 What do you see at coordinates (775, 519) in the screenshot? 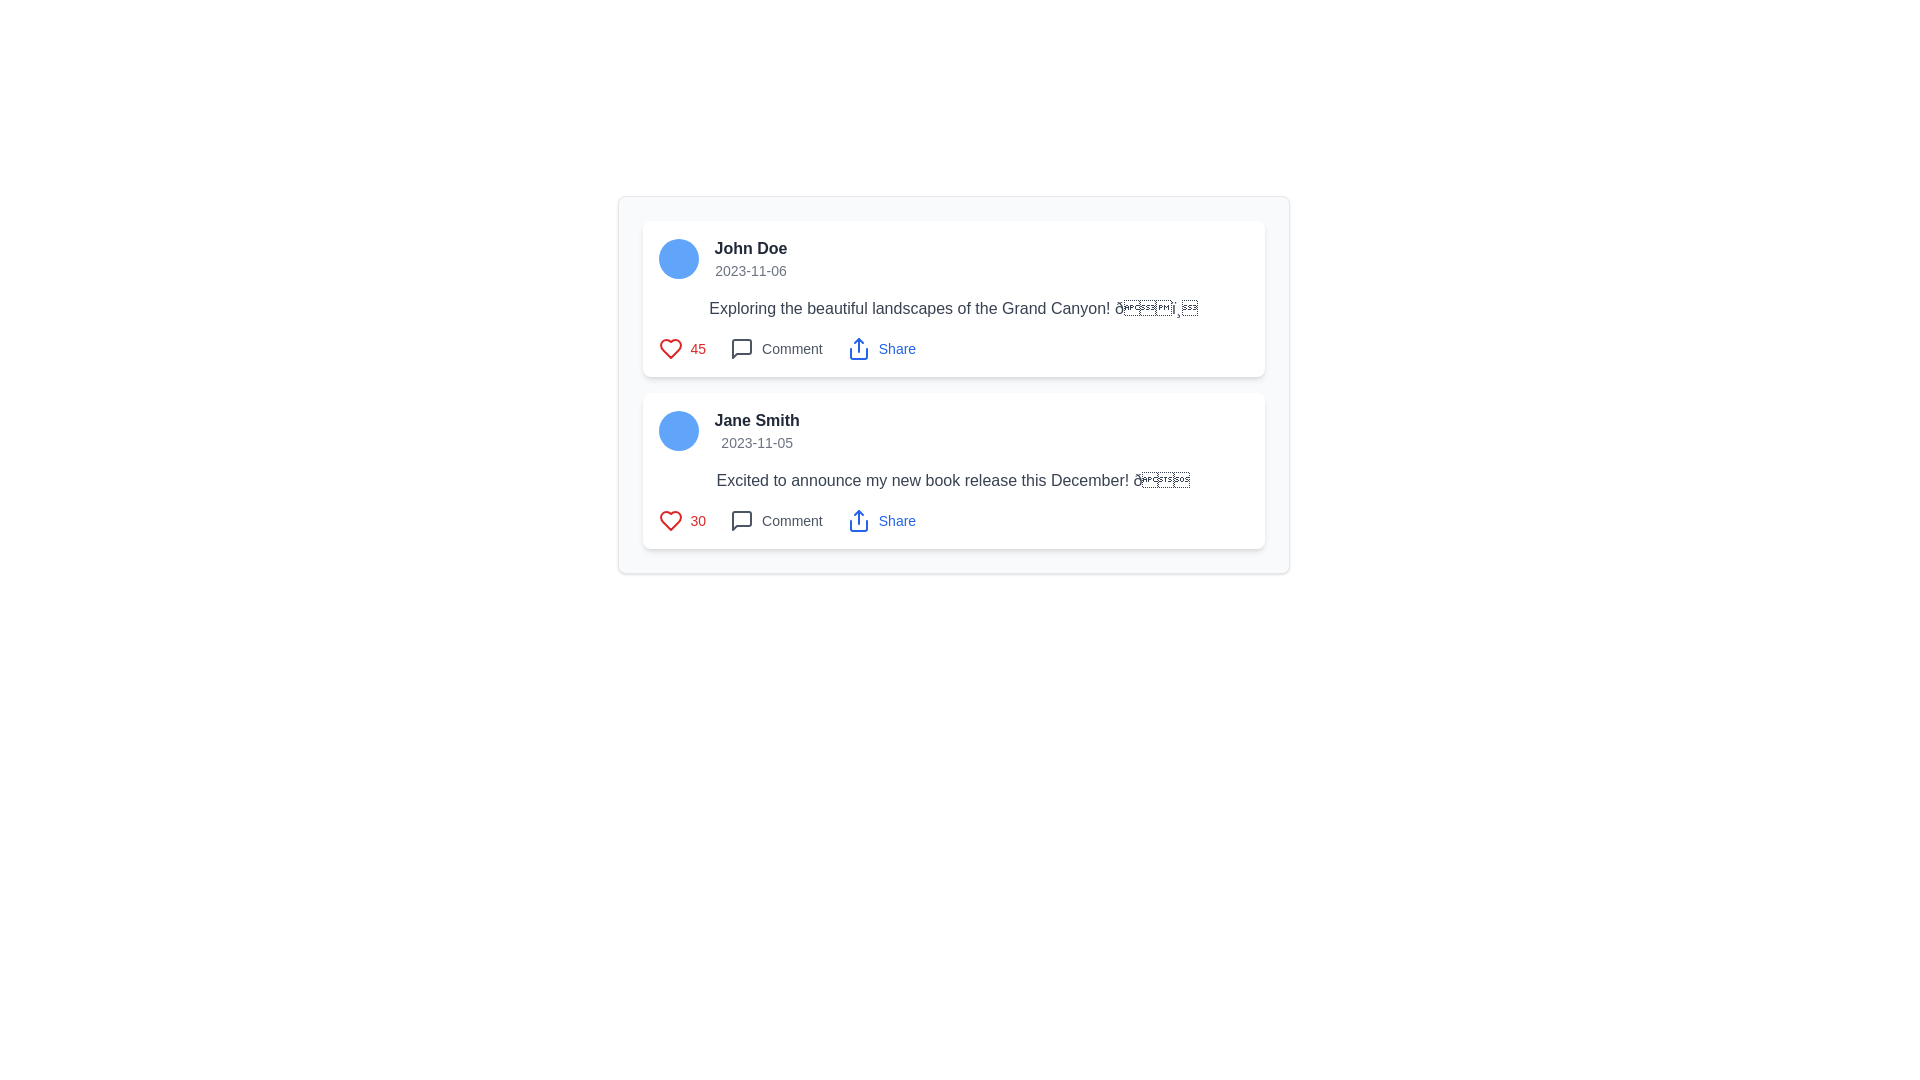
I see `the 'Comment' button, which features a speech bubble icon followed by the text 'Comment', located in the interactive options group at the bottom of Jane Smith's post` at bounding box center [775, 519].